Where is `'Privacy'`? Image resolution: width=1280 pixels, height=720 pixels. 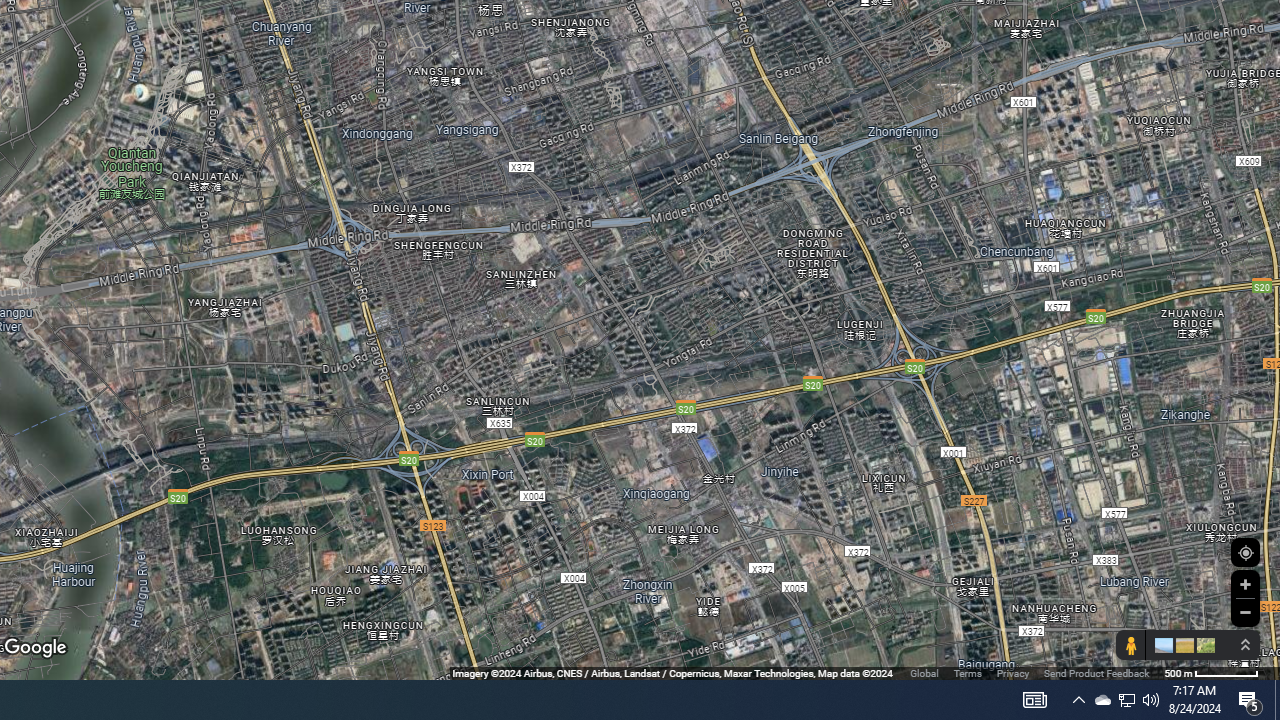
'Privacy' is located at coordinates (1013, 673).